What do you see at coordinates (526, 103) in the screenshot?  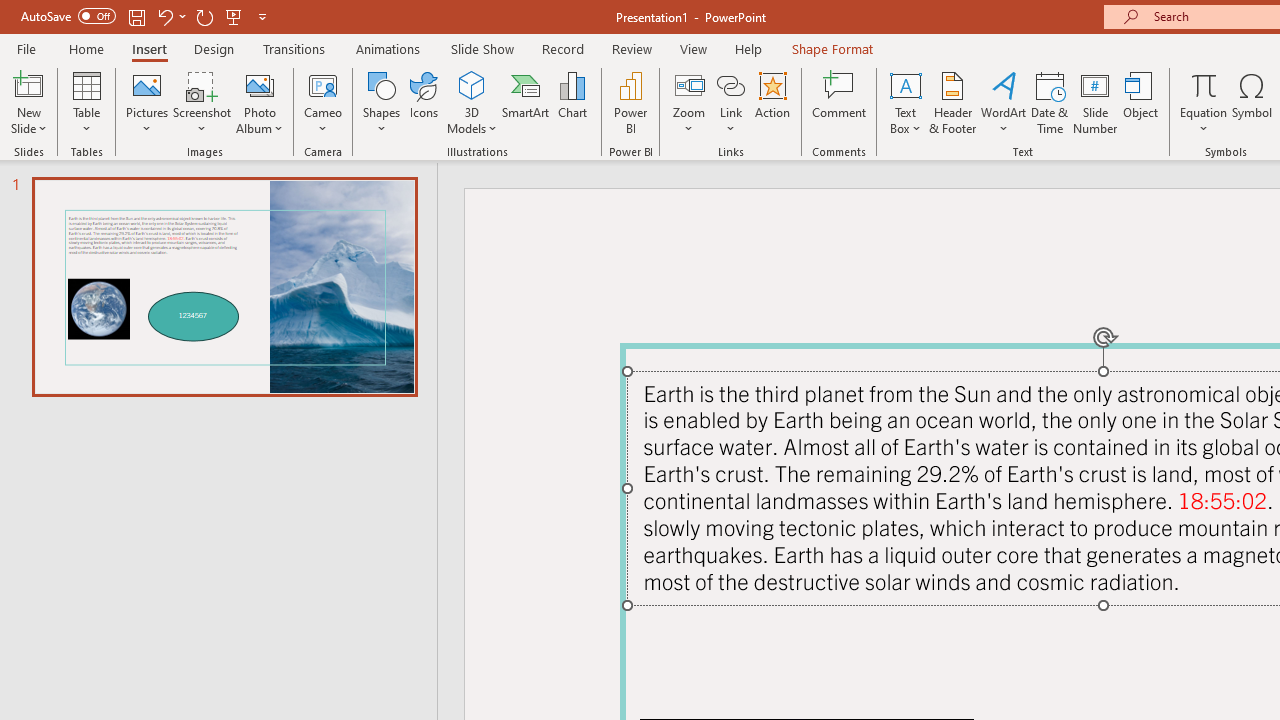 I see `'SmartArt...'` at bounding box center [526, 103].